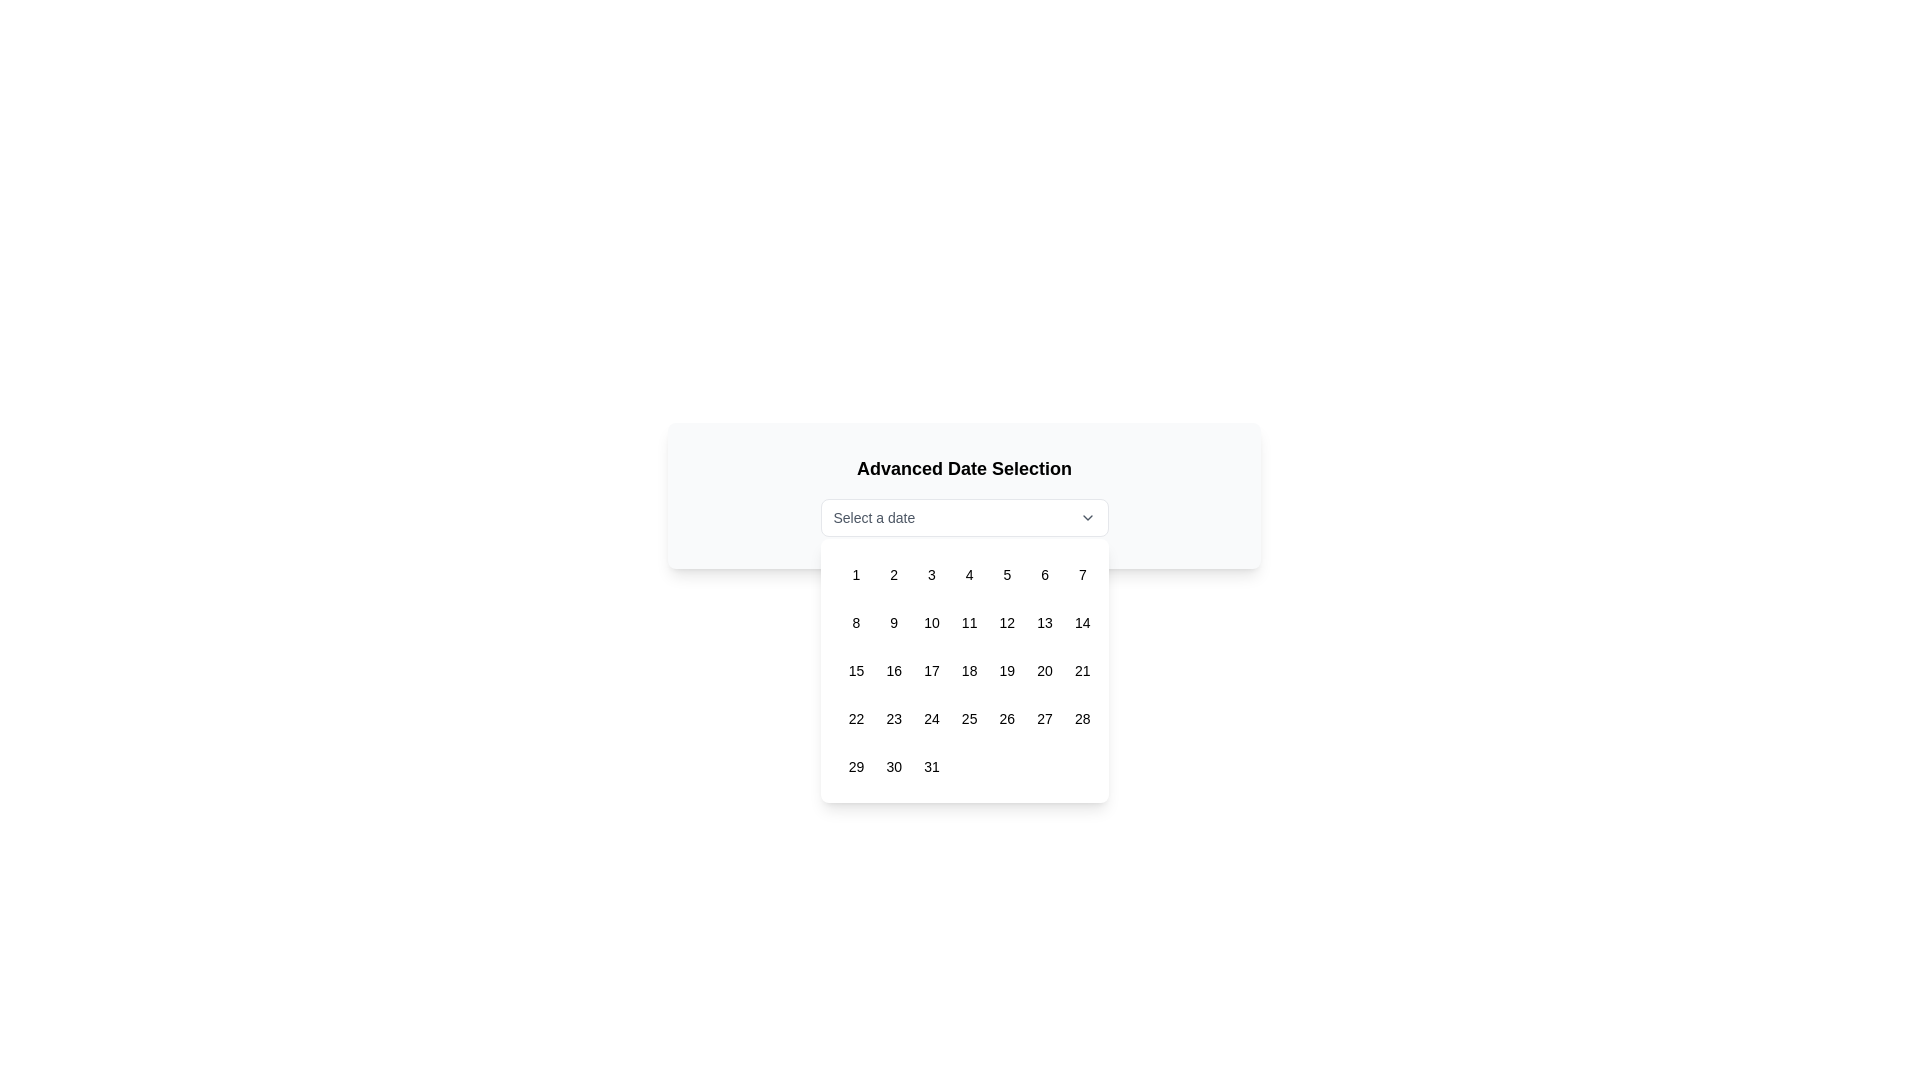 Image resolution: width=1920 pixels, height=1080 pixels. I want to click on the interactive calendar grid located below the 'Select a date' dropdown, so click(964, 671).